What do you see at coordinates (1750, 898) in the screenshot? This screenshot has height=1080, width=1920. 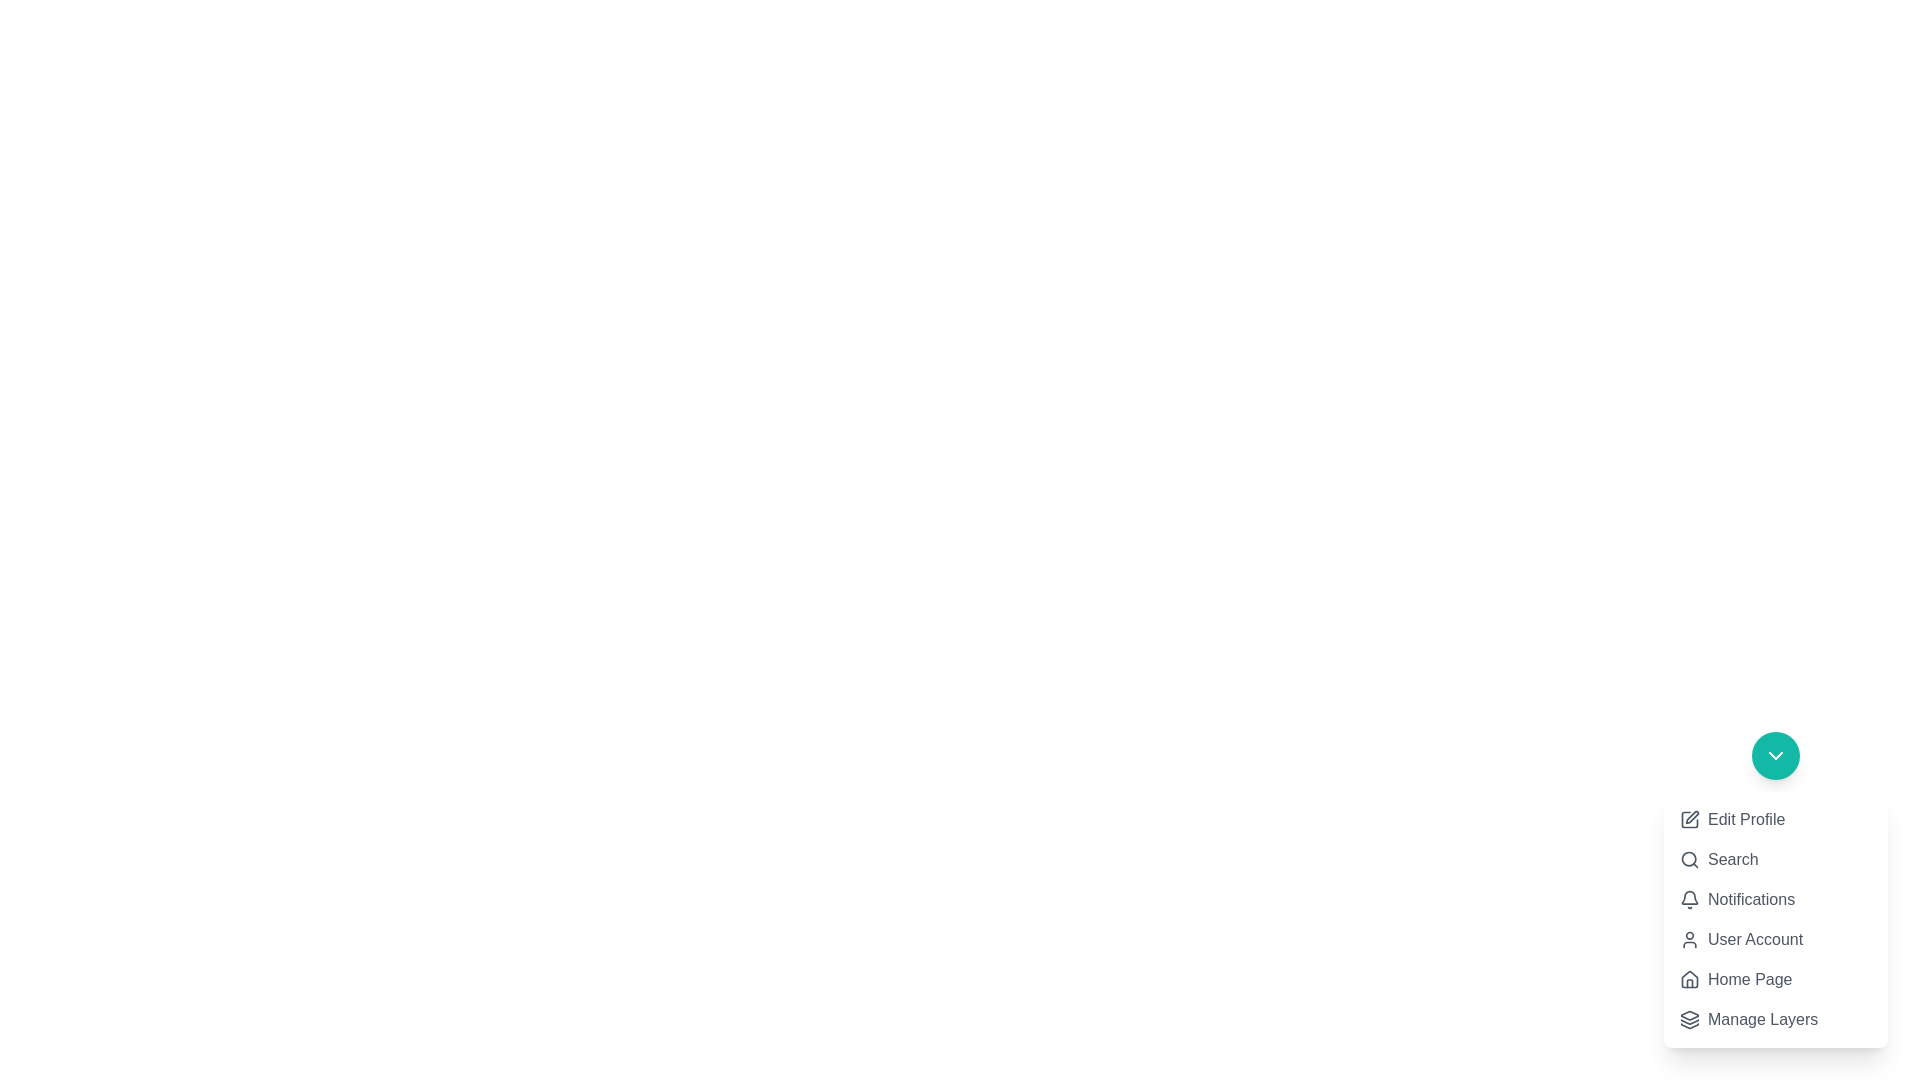 I see `the 'Notifications' text label in the dropdown menu, which is the third option in a vertical list and is styled in medium gray sans-serif font` at bounding box center [1750, 898].